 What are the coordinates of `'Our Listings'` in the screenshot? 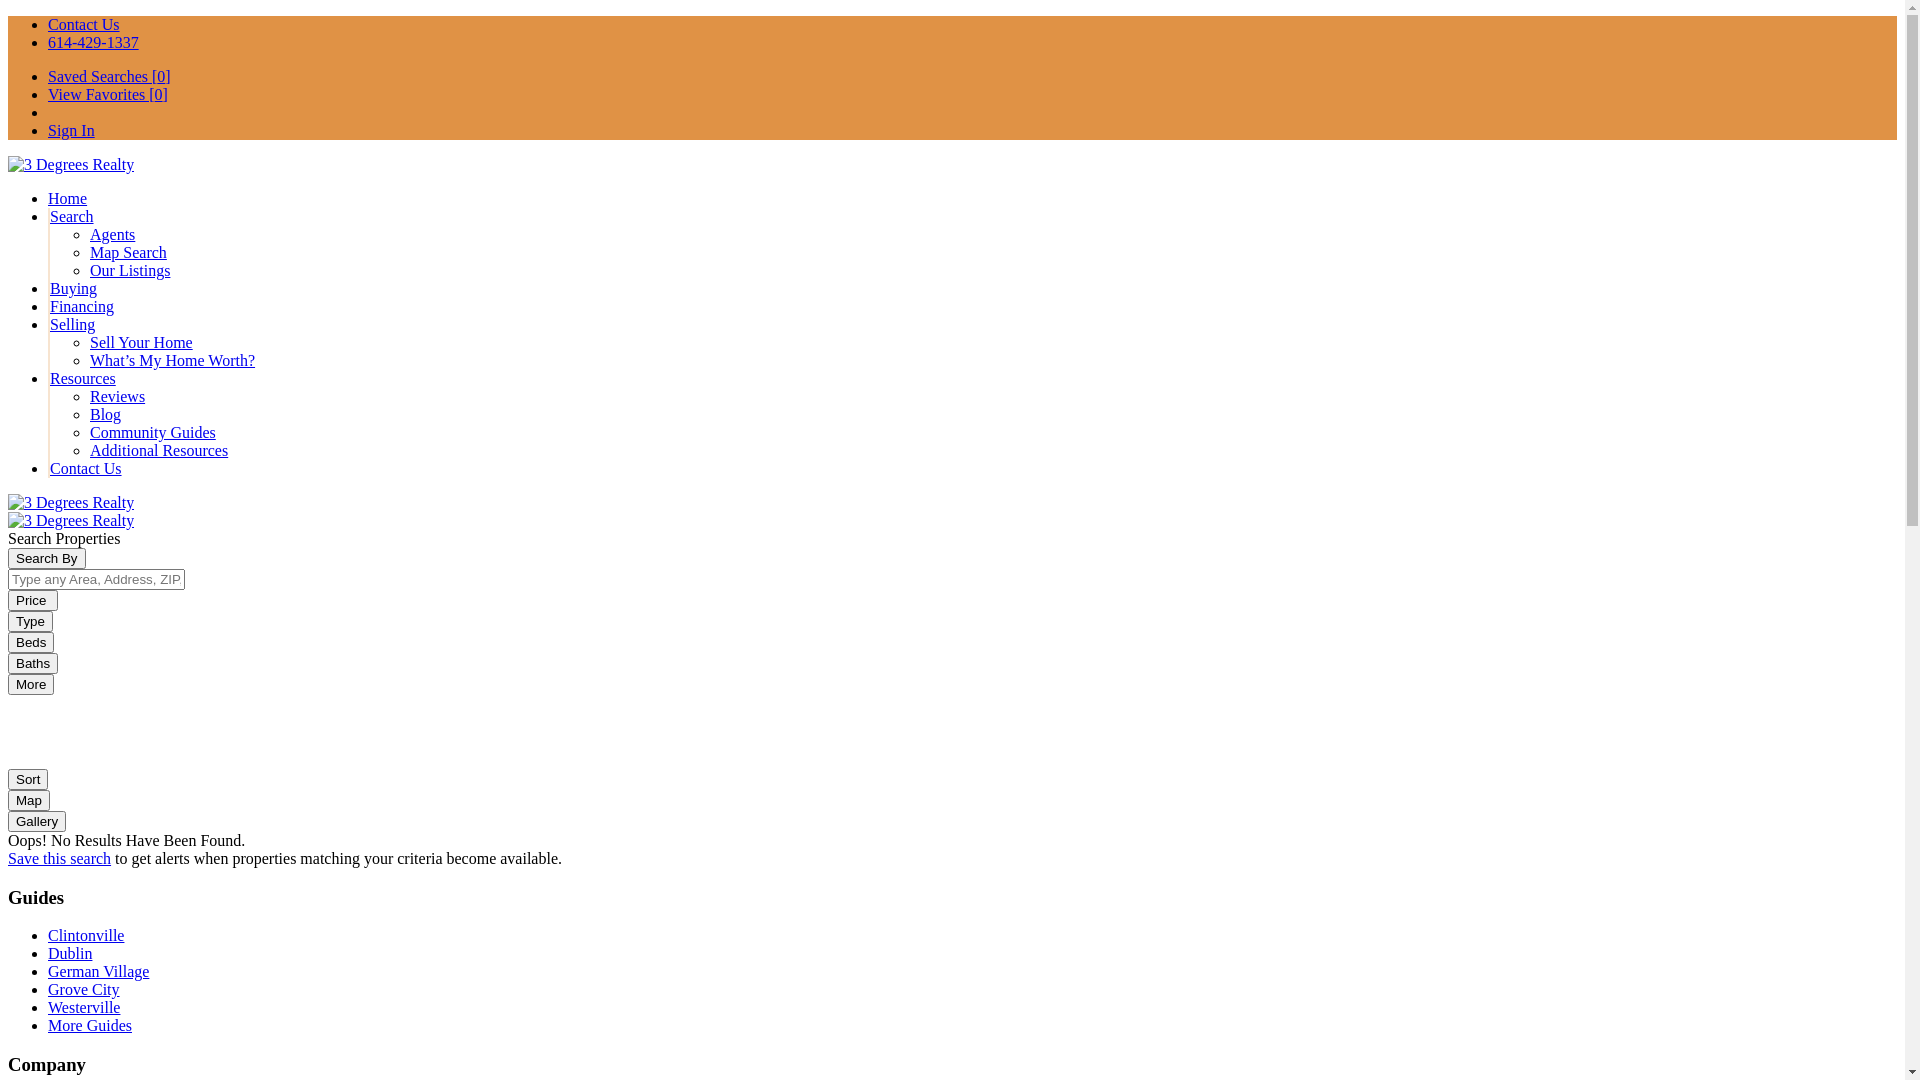 It's located at (89, 270).